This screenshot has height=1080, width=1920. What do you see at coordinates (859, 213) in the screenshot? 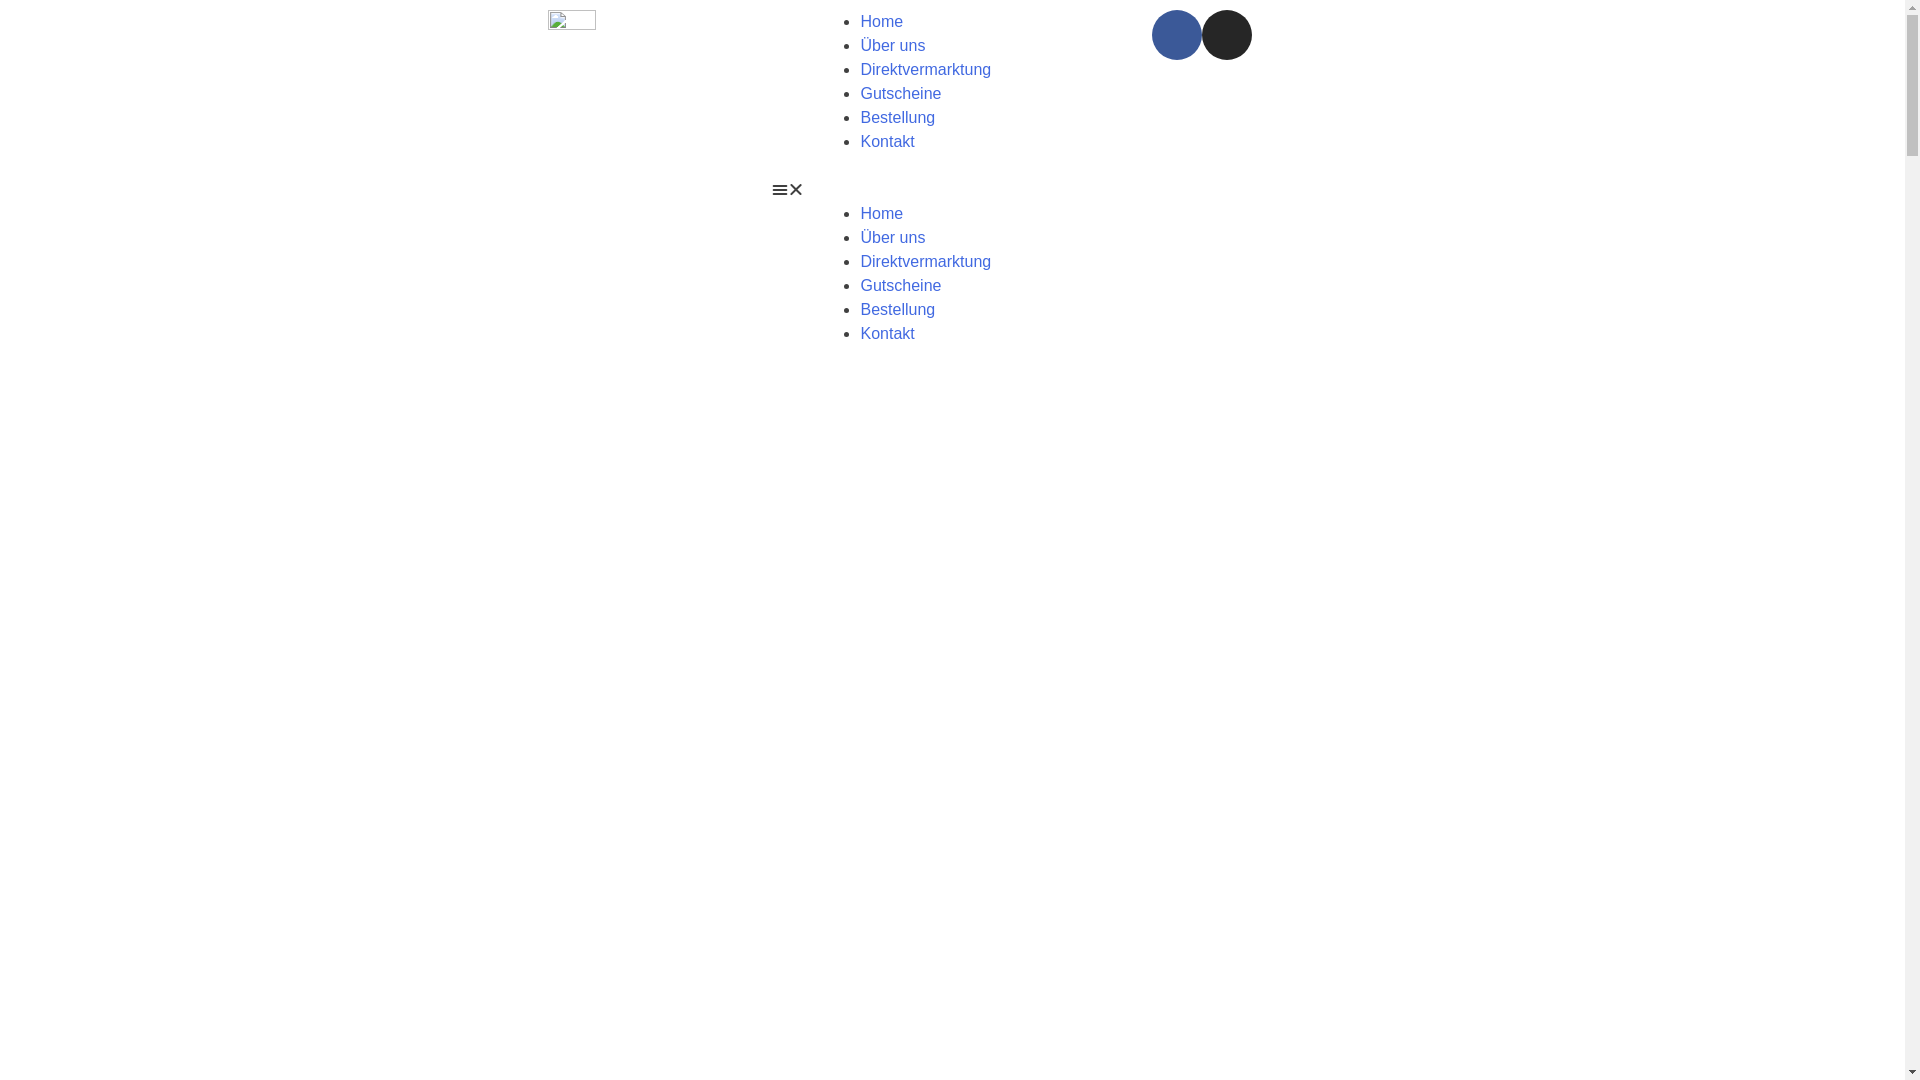
I see `'Home'` at bounding box center [859, 213].